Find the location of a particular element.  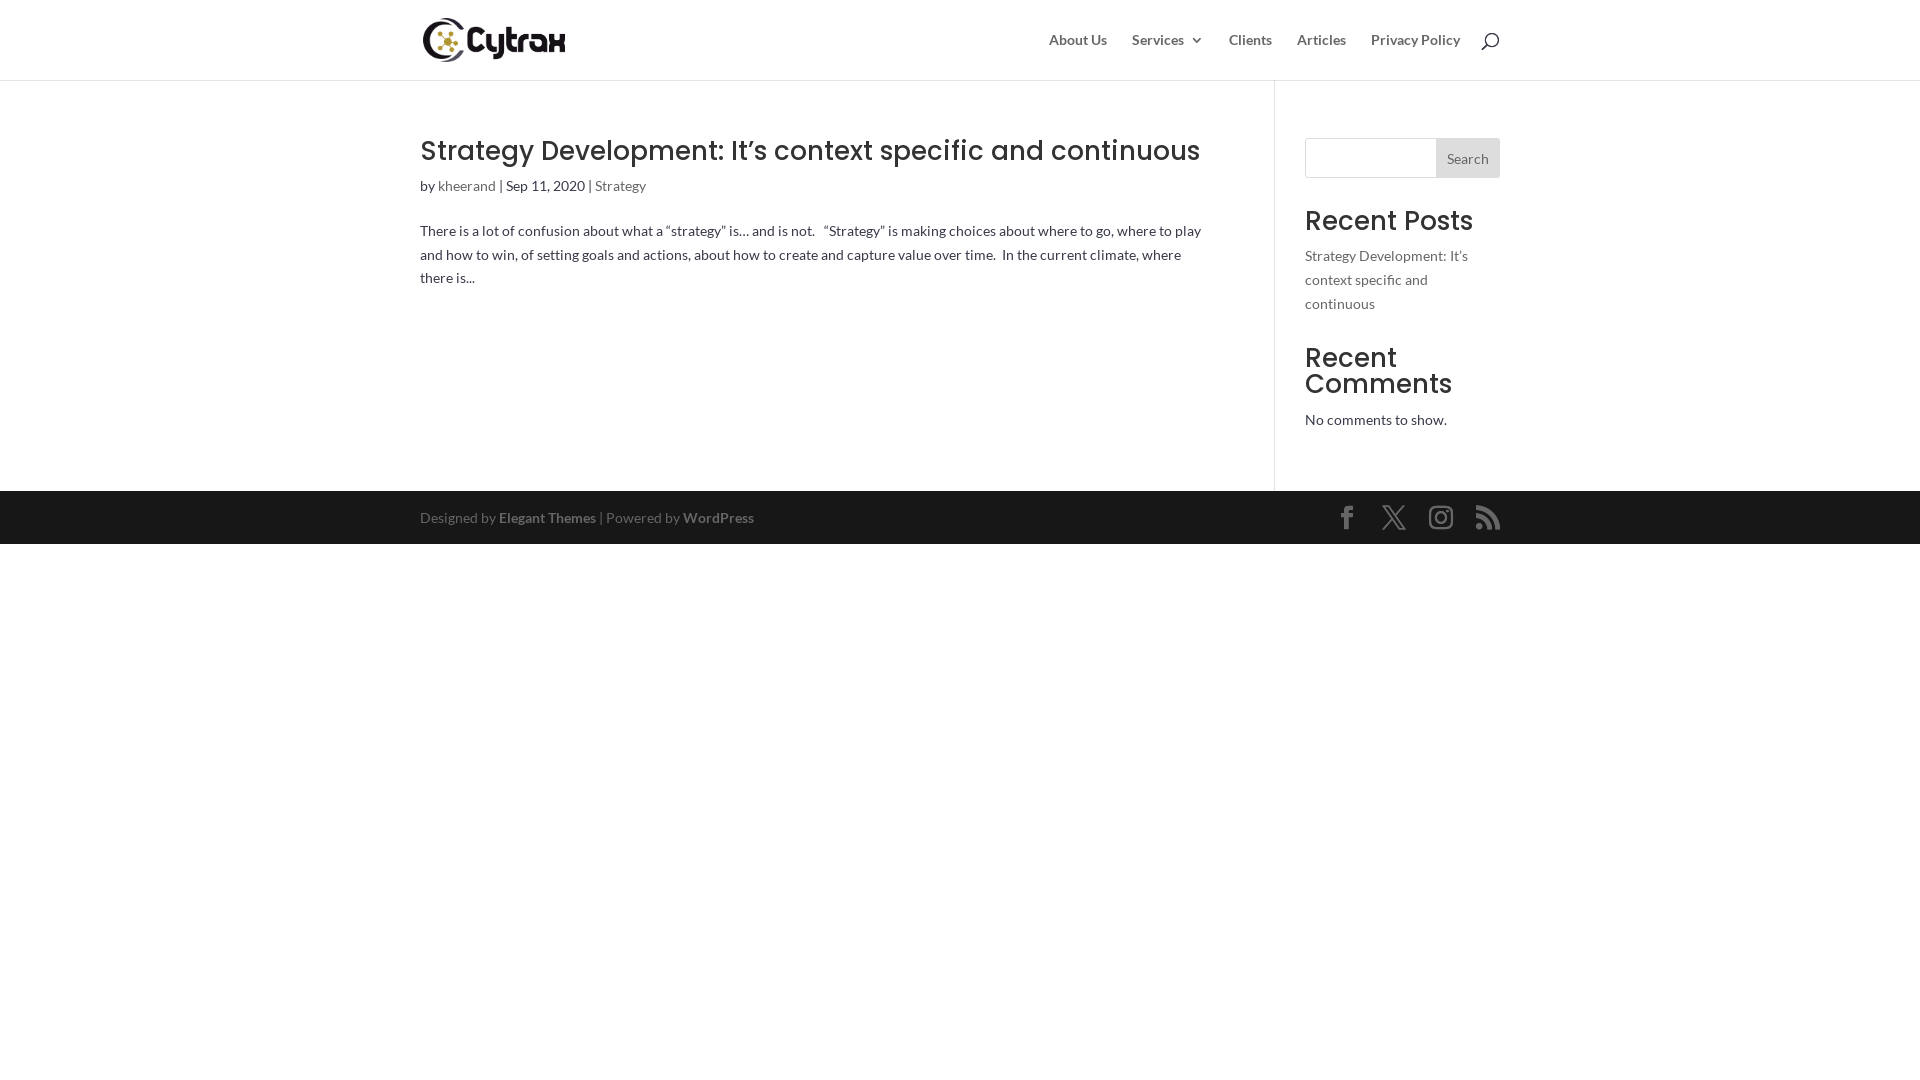

'Articles' is located at coordinates (1321, 55).